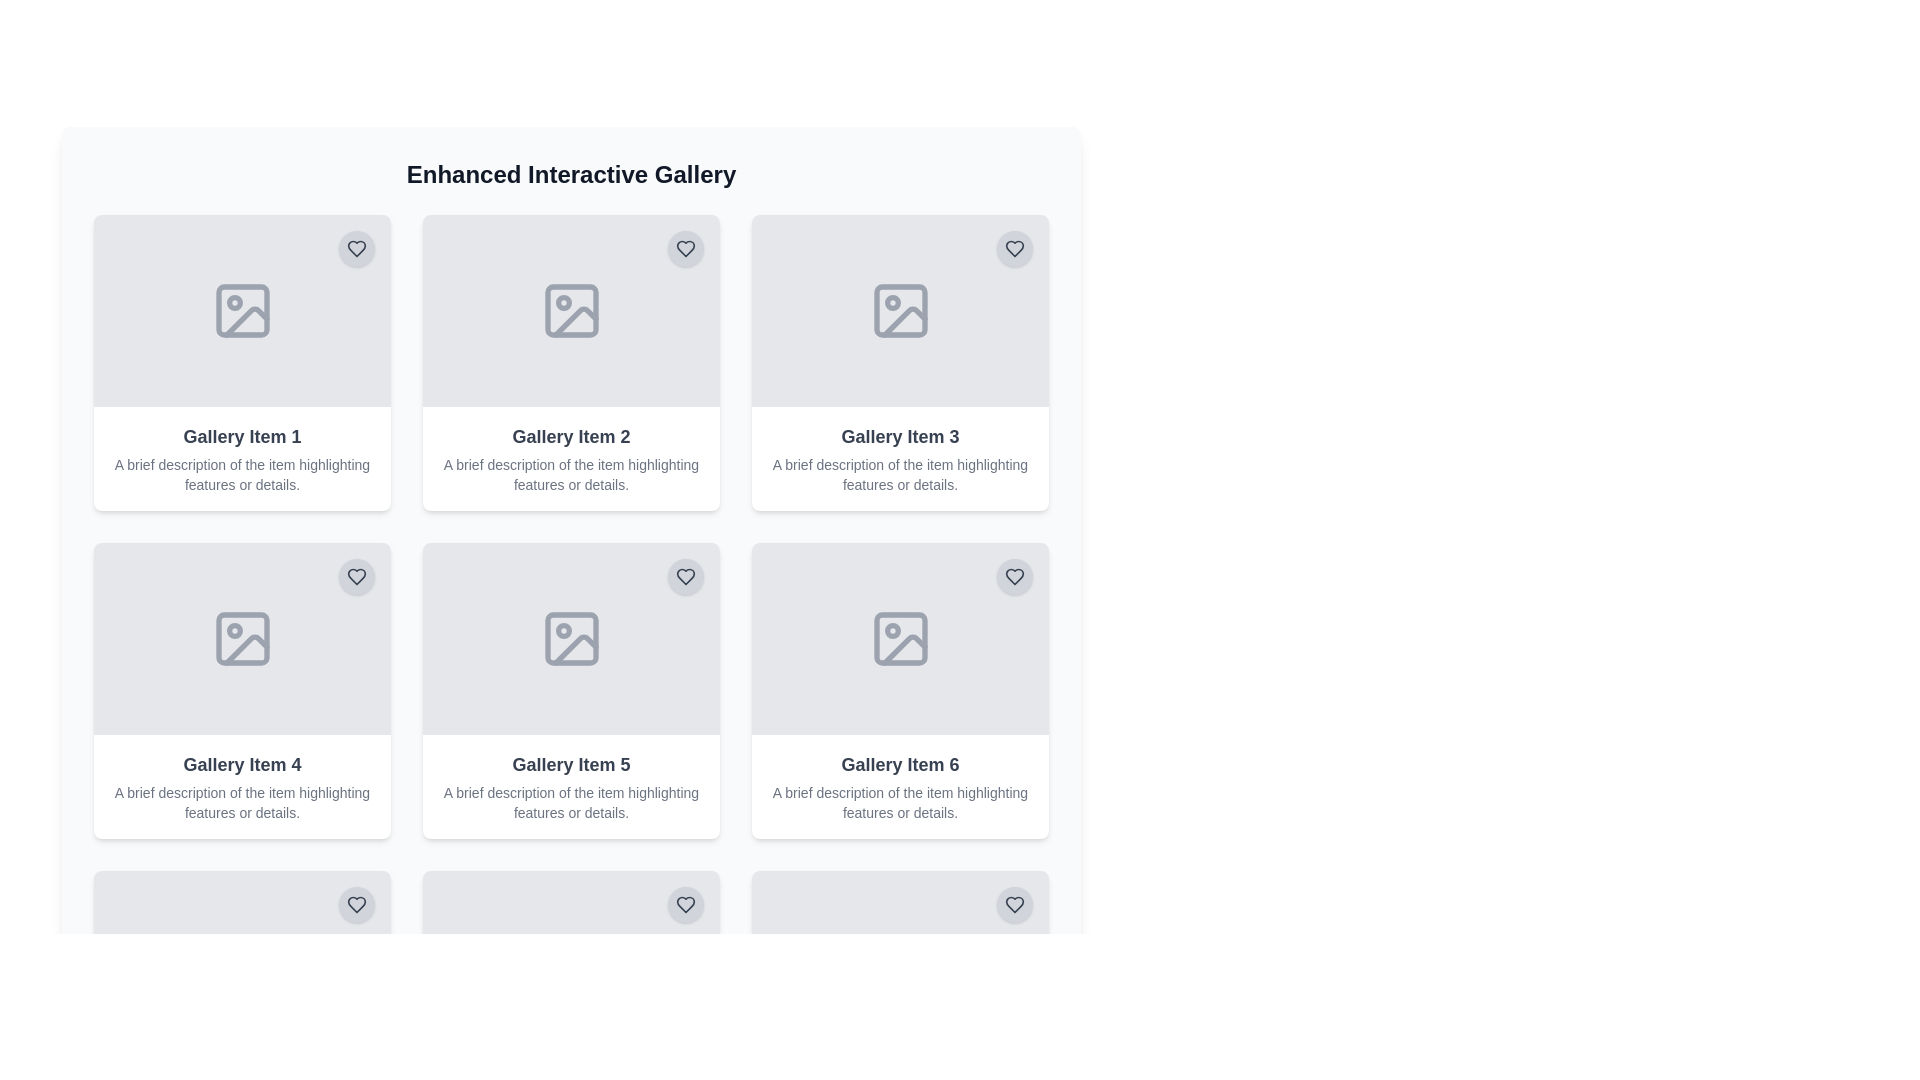 Image resolution: width=1920 pixels, height=1080 pixels. I want to click on the small circular dot located within the fifth gallery item, positioned in the second row and the middle column of the grid, so click(562, 631).